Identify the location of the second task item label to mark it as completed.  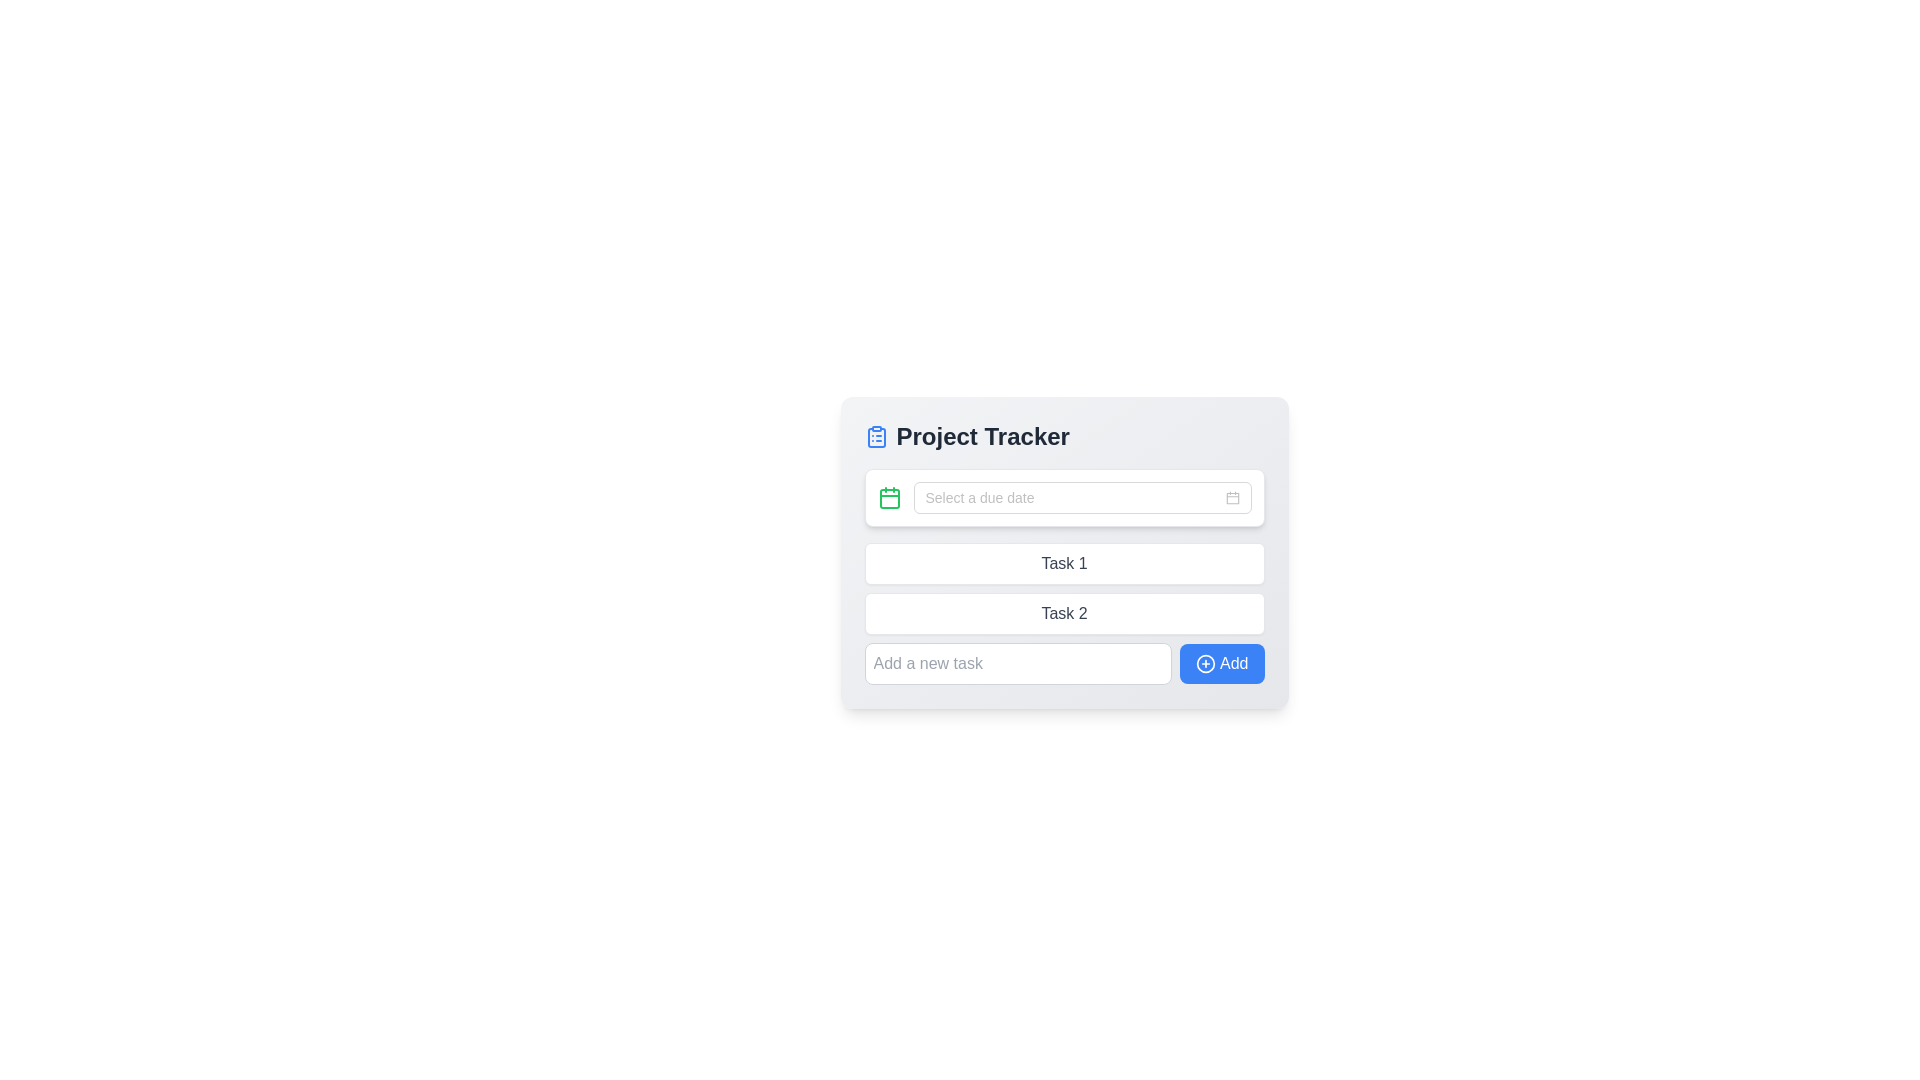
(1063, 612).